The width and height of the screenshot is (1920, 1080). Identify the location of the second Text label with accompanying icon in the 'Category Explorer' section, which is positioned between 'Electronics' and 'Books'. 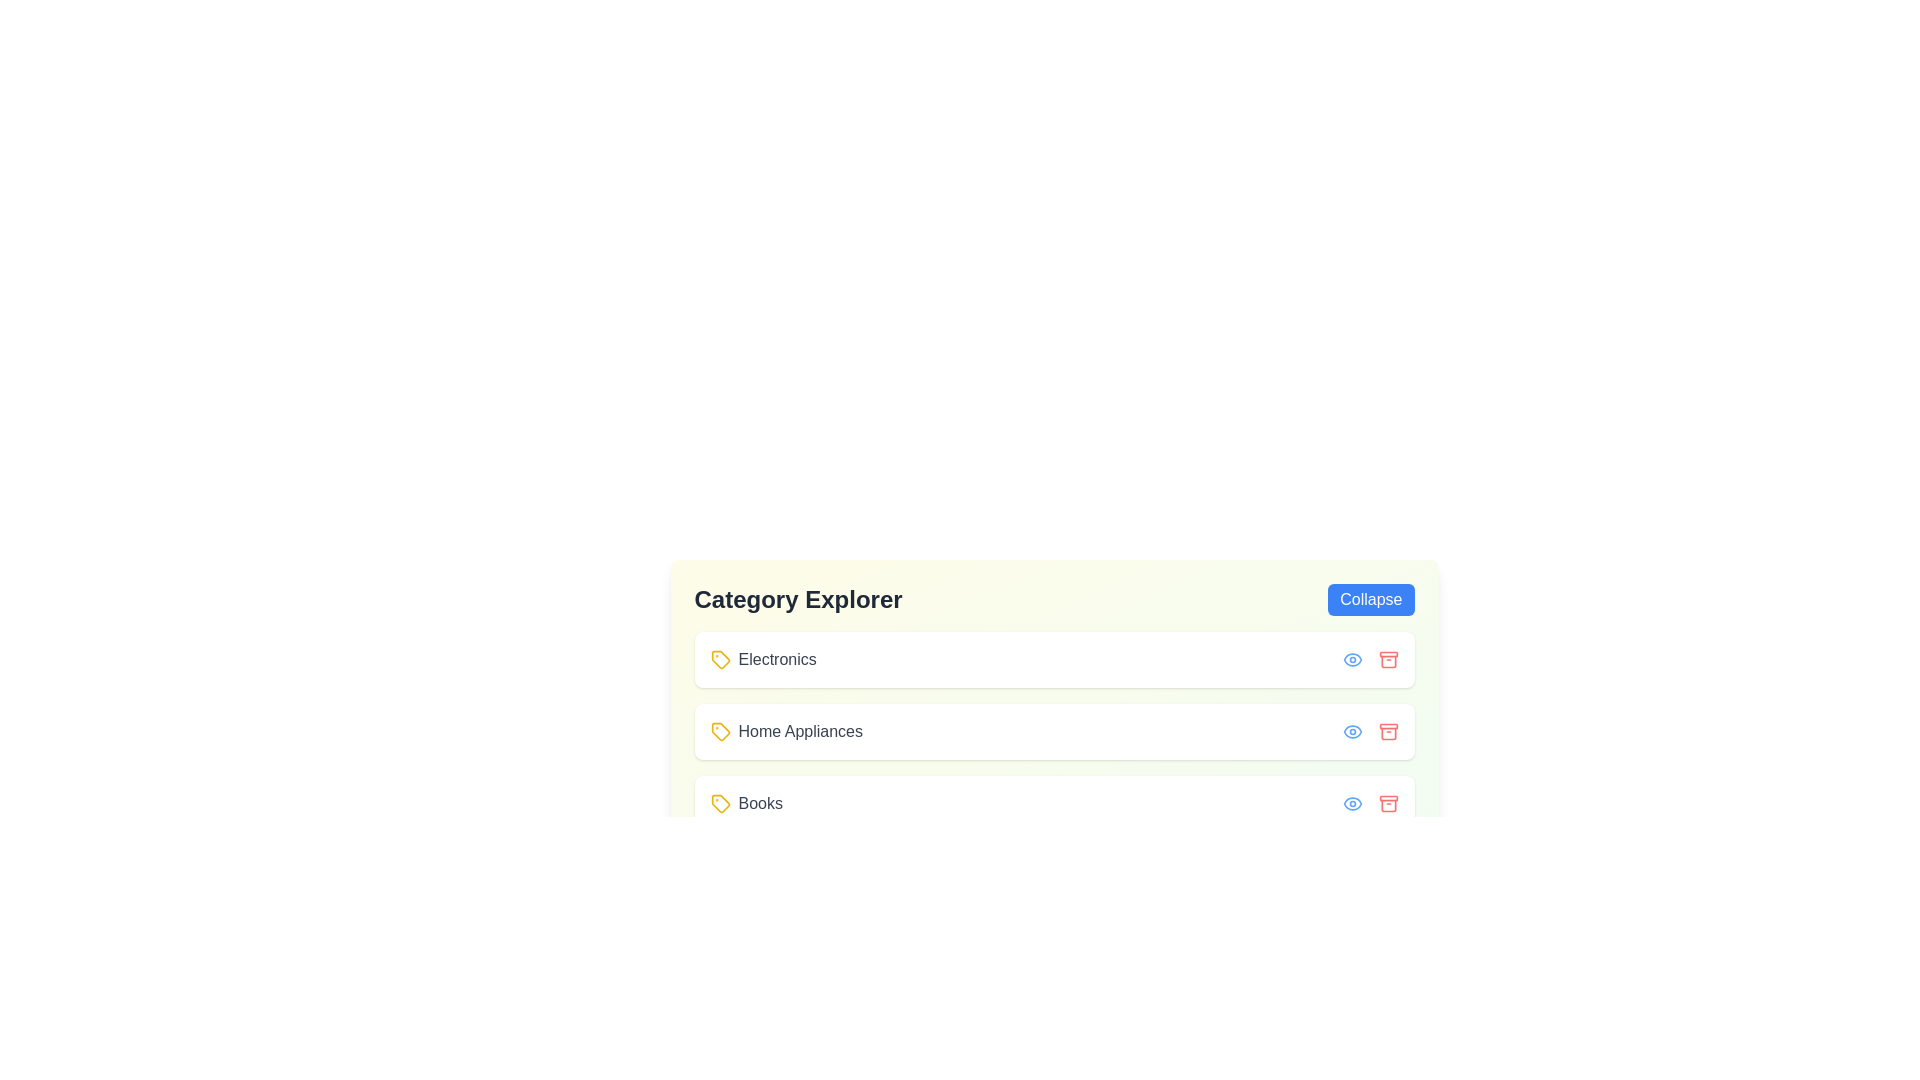
(785, 732).